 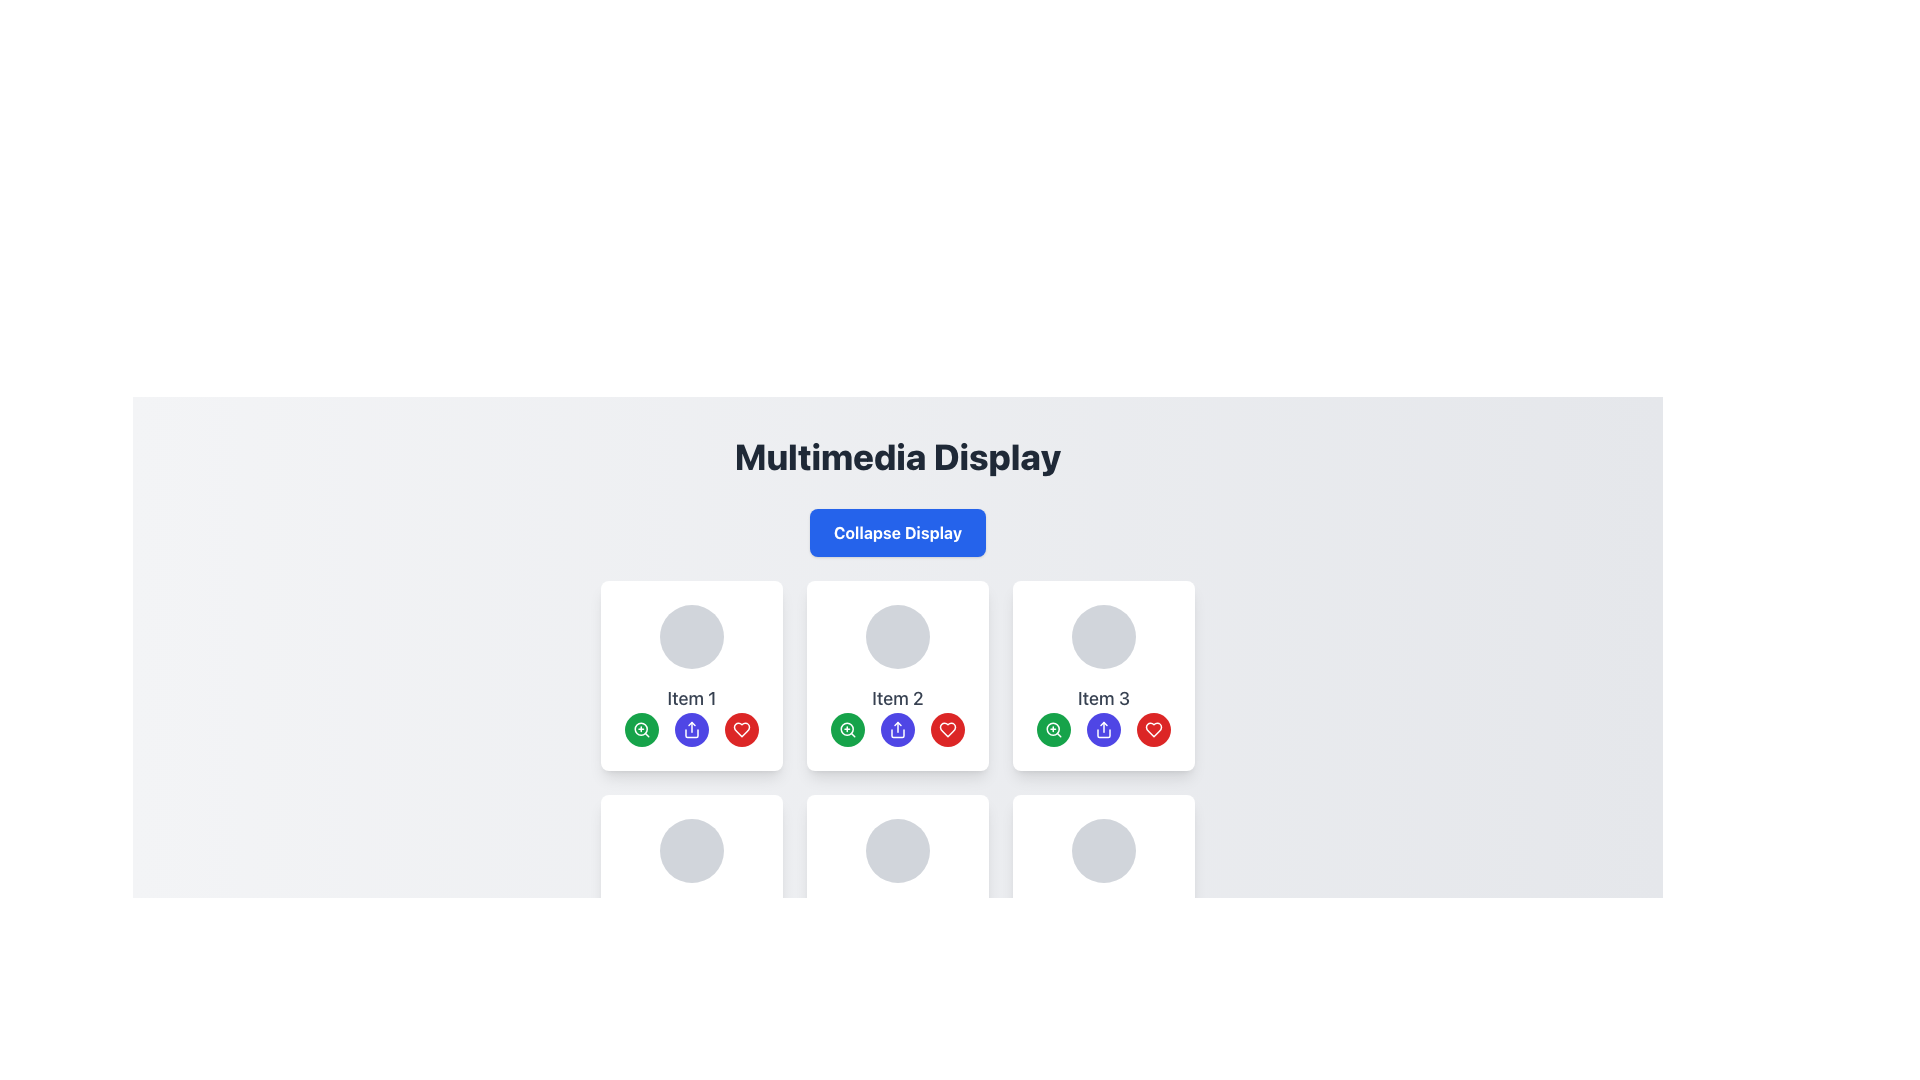 What do you see at coordinates (741, 729) in the screenshot?
I see `the red heart icon located below 'Item 3' in the set of three circular icons` at bounding box center [741, 729].